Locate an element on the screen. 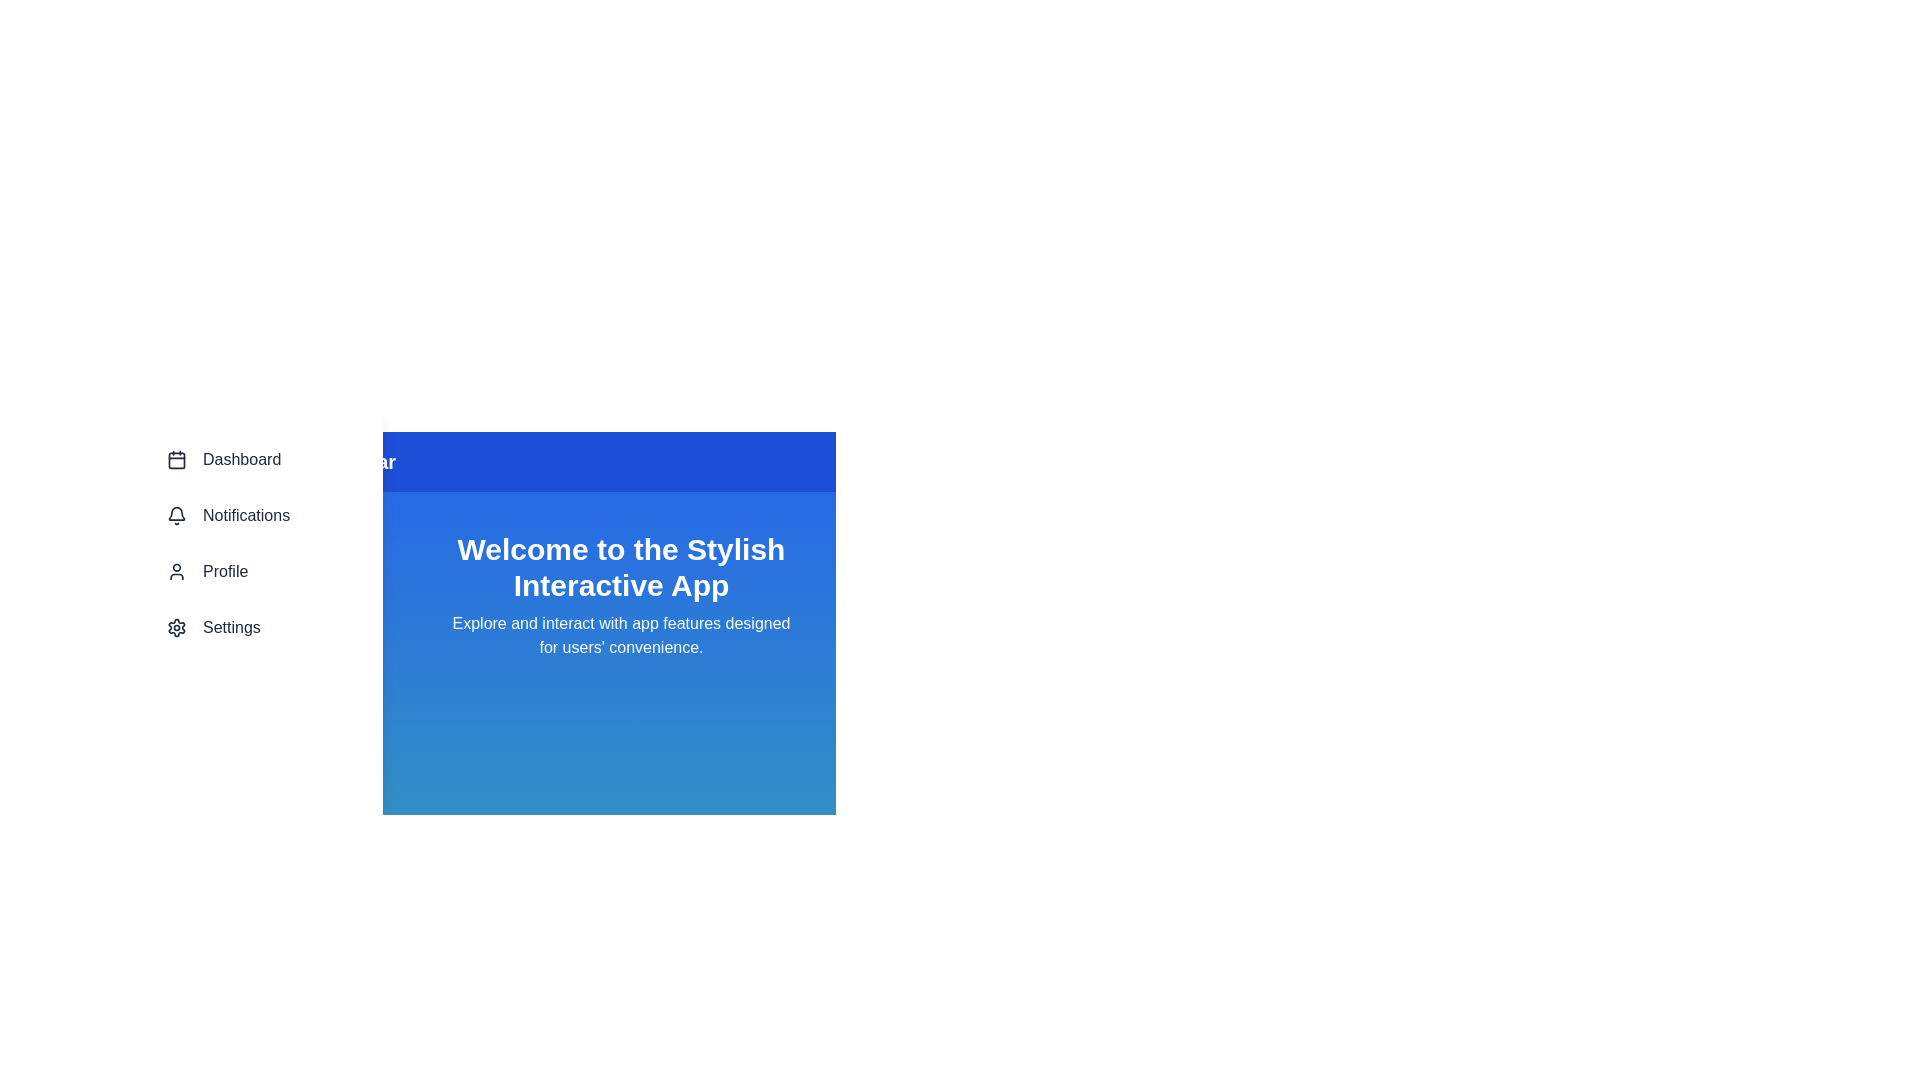 Image resolution: width=1920 pixels, height=1080 pixels. the Dashboard section in the navigation bar to navigate to it is located at coordinates (253, 459).